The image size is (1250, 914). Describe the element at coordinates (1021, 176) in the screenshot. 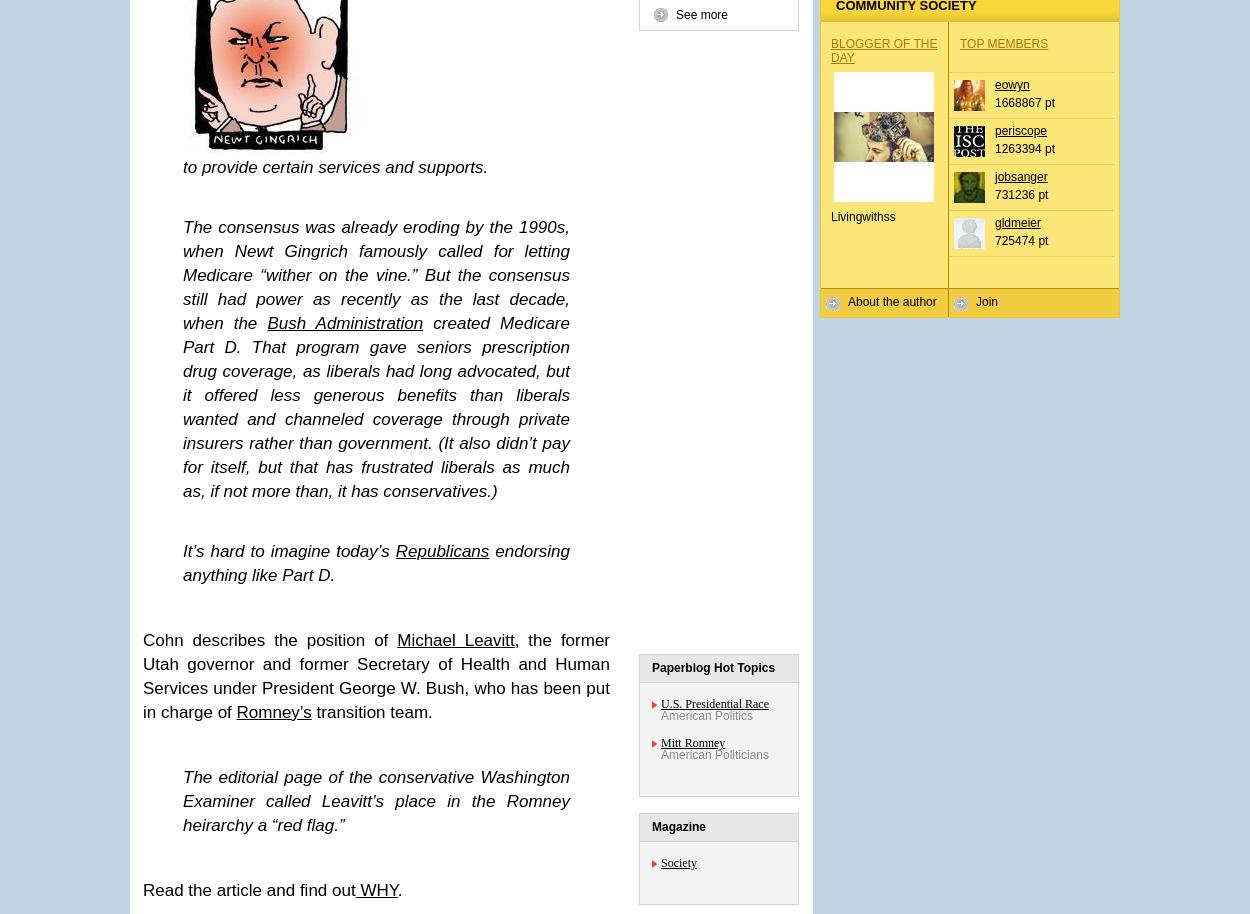

I see `'jobsanger'` at that location.